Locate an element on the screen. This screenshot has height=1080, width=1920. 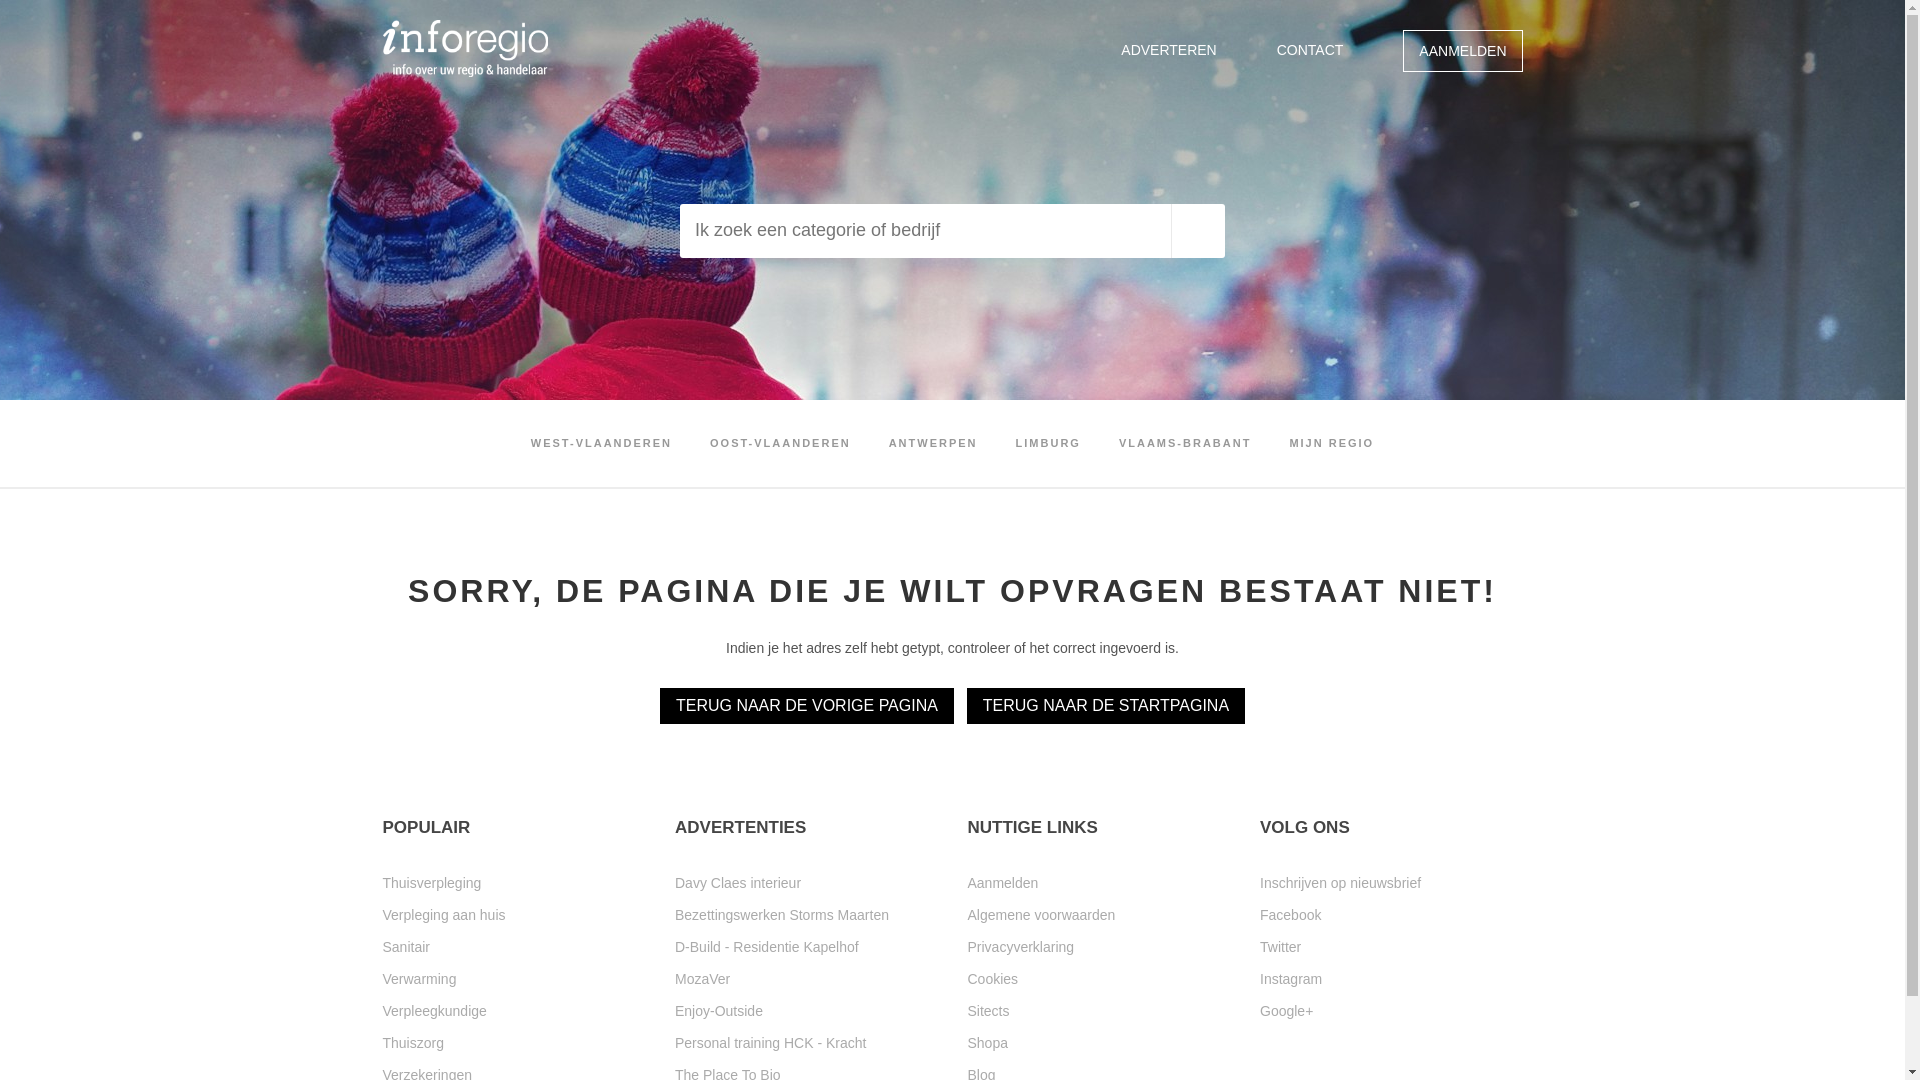
'LIMBURG' is located at coordinates (1047, 442).